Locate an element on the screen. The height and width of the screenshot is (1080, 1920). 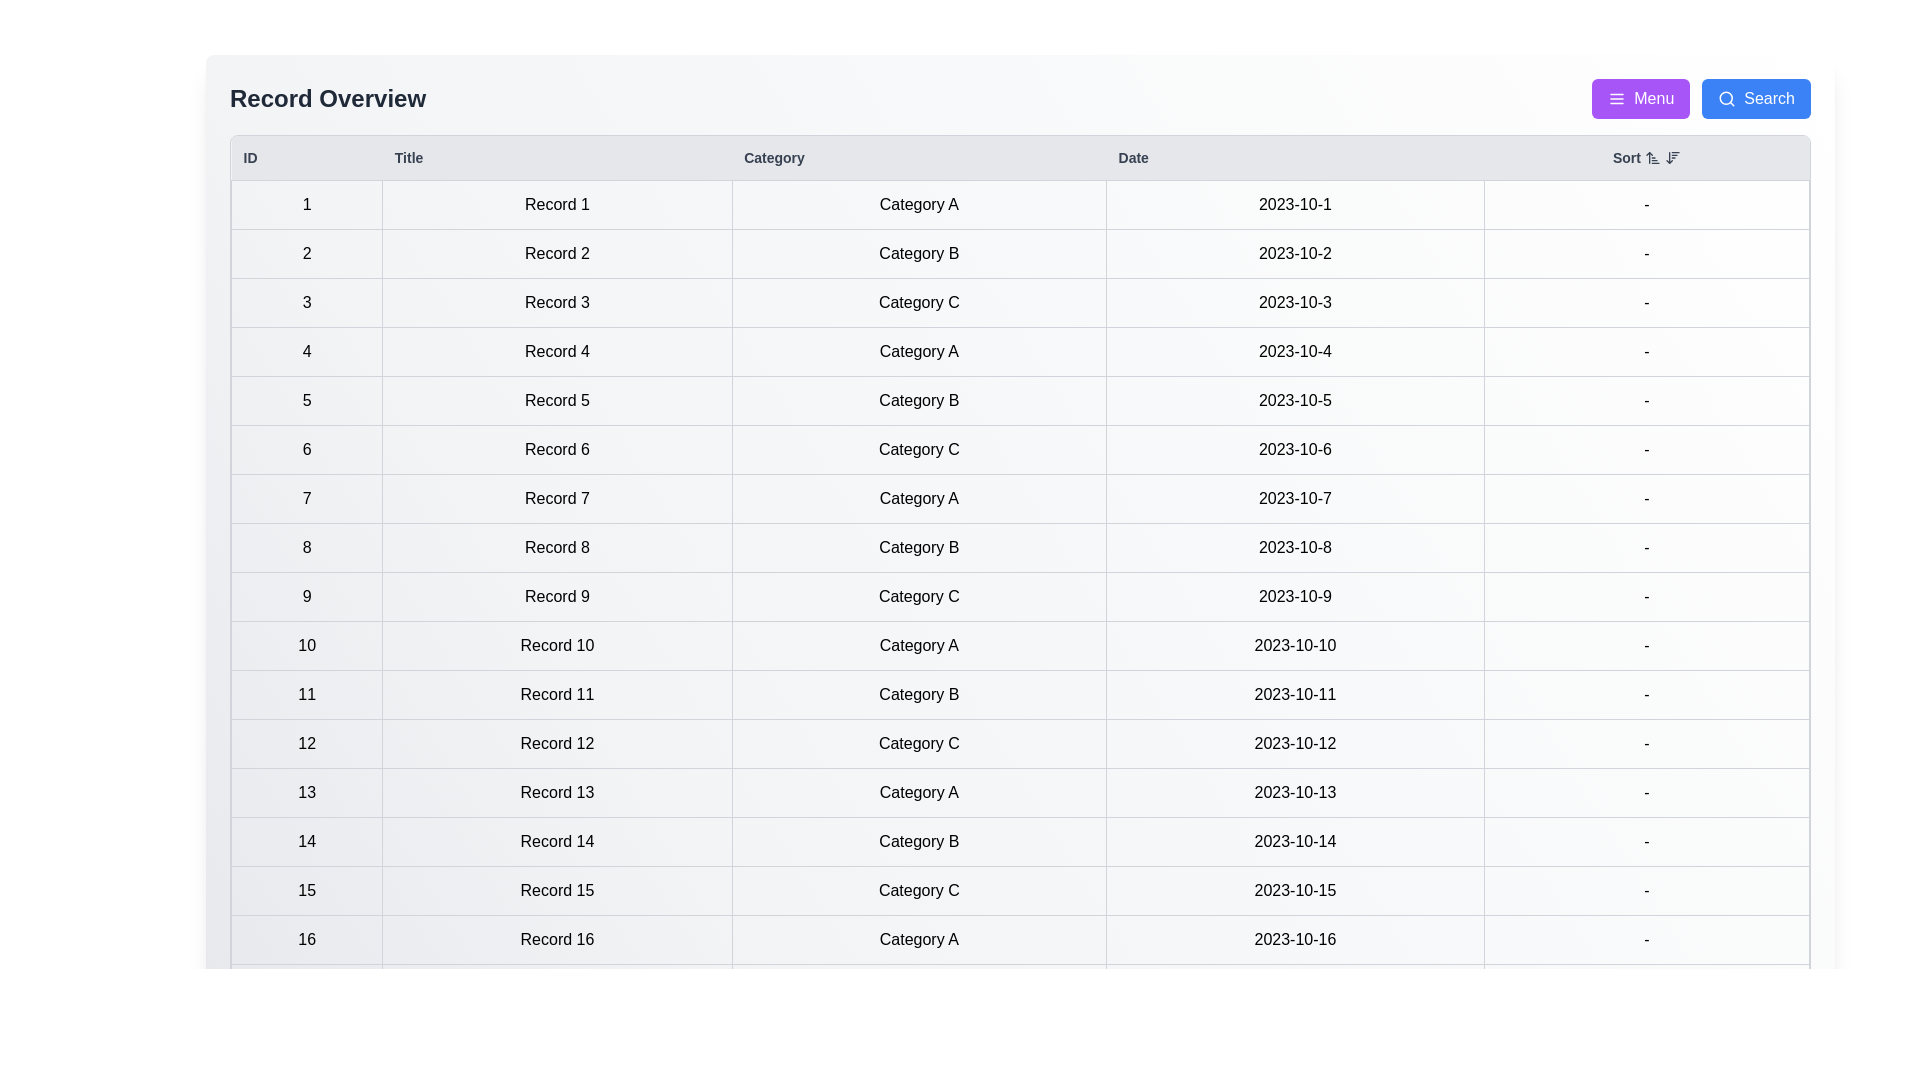
the 'Search' button to initiate a search is located at coordinates (1755, 99).